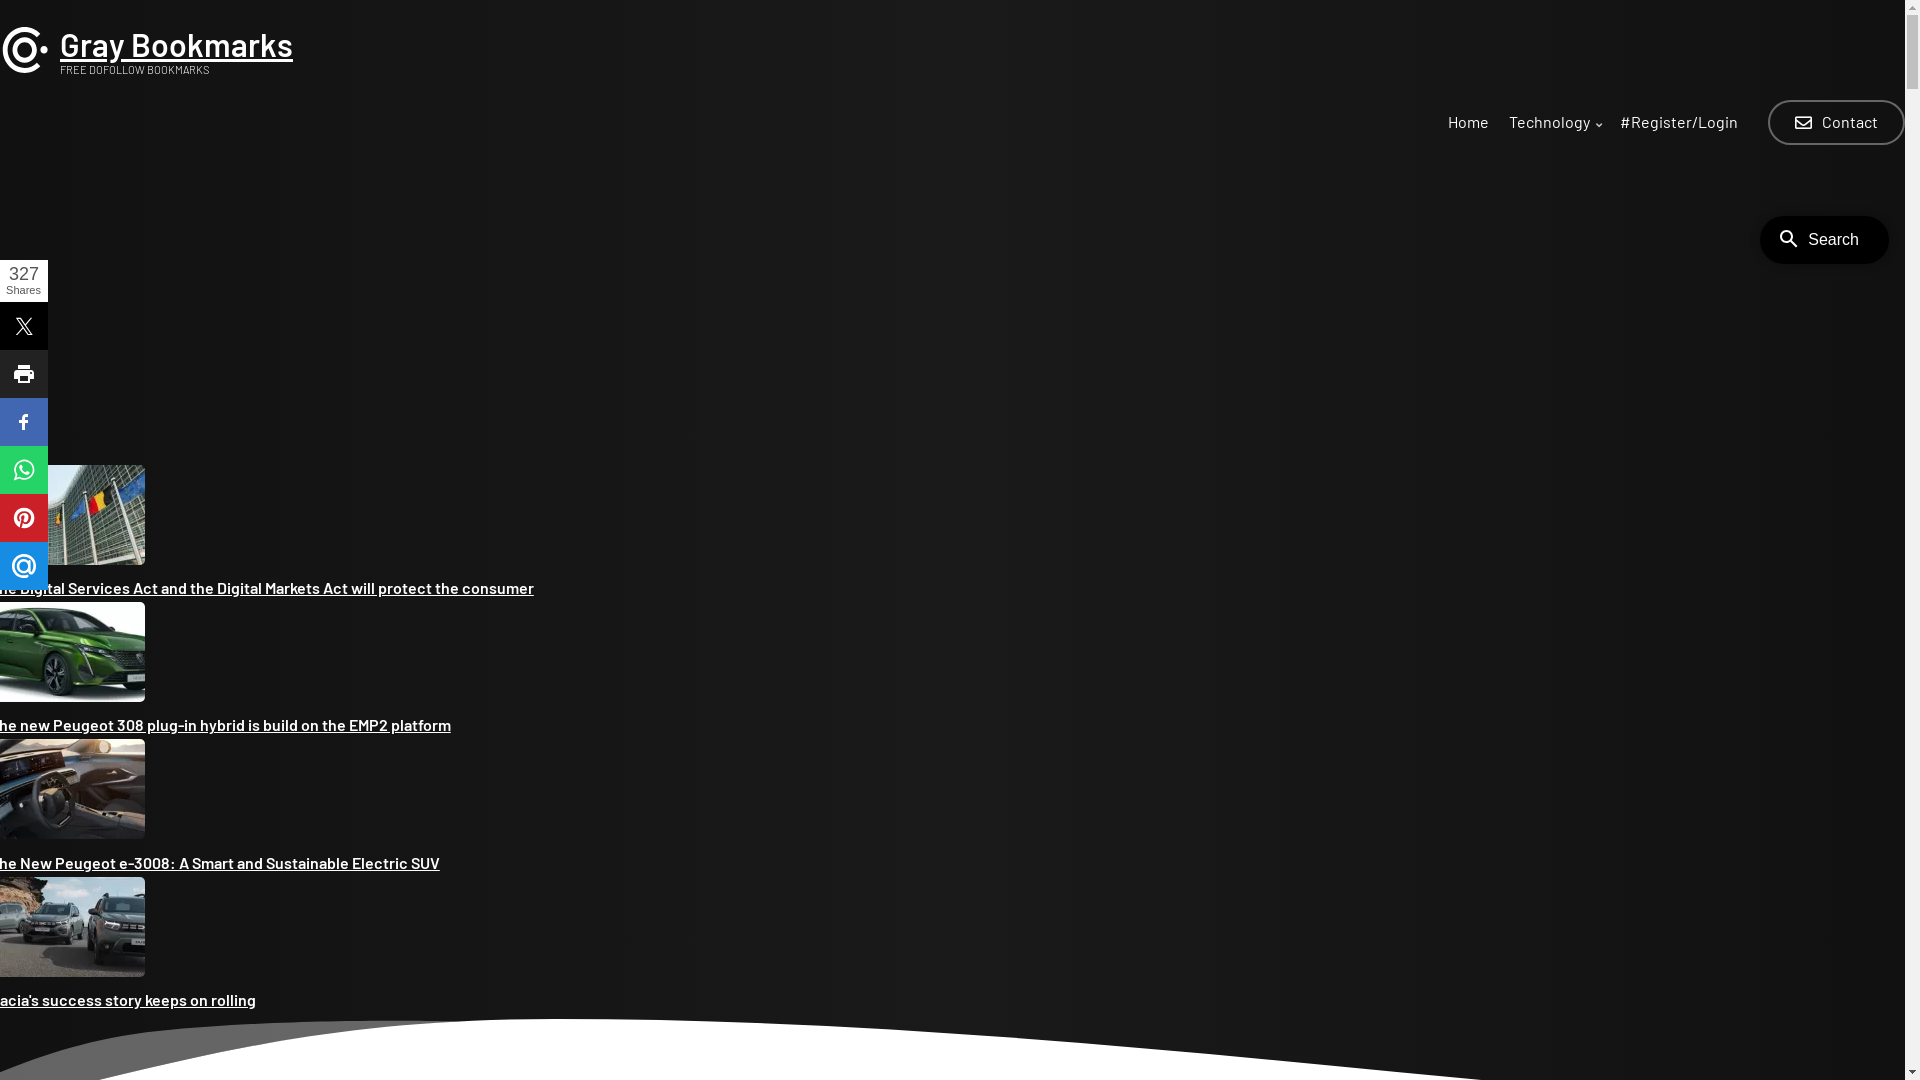 This screenshot has width=1920, height=1080. I want to click on 'Contact', so click(1836, 122).